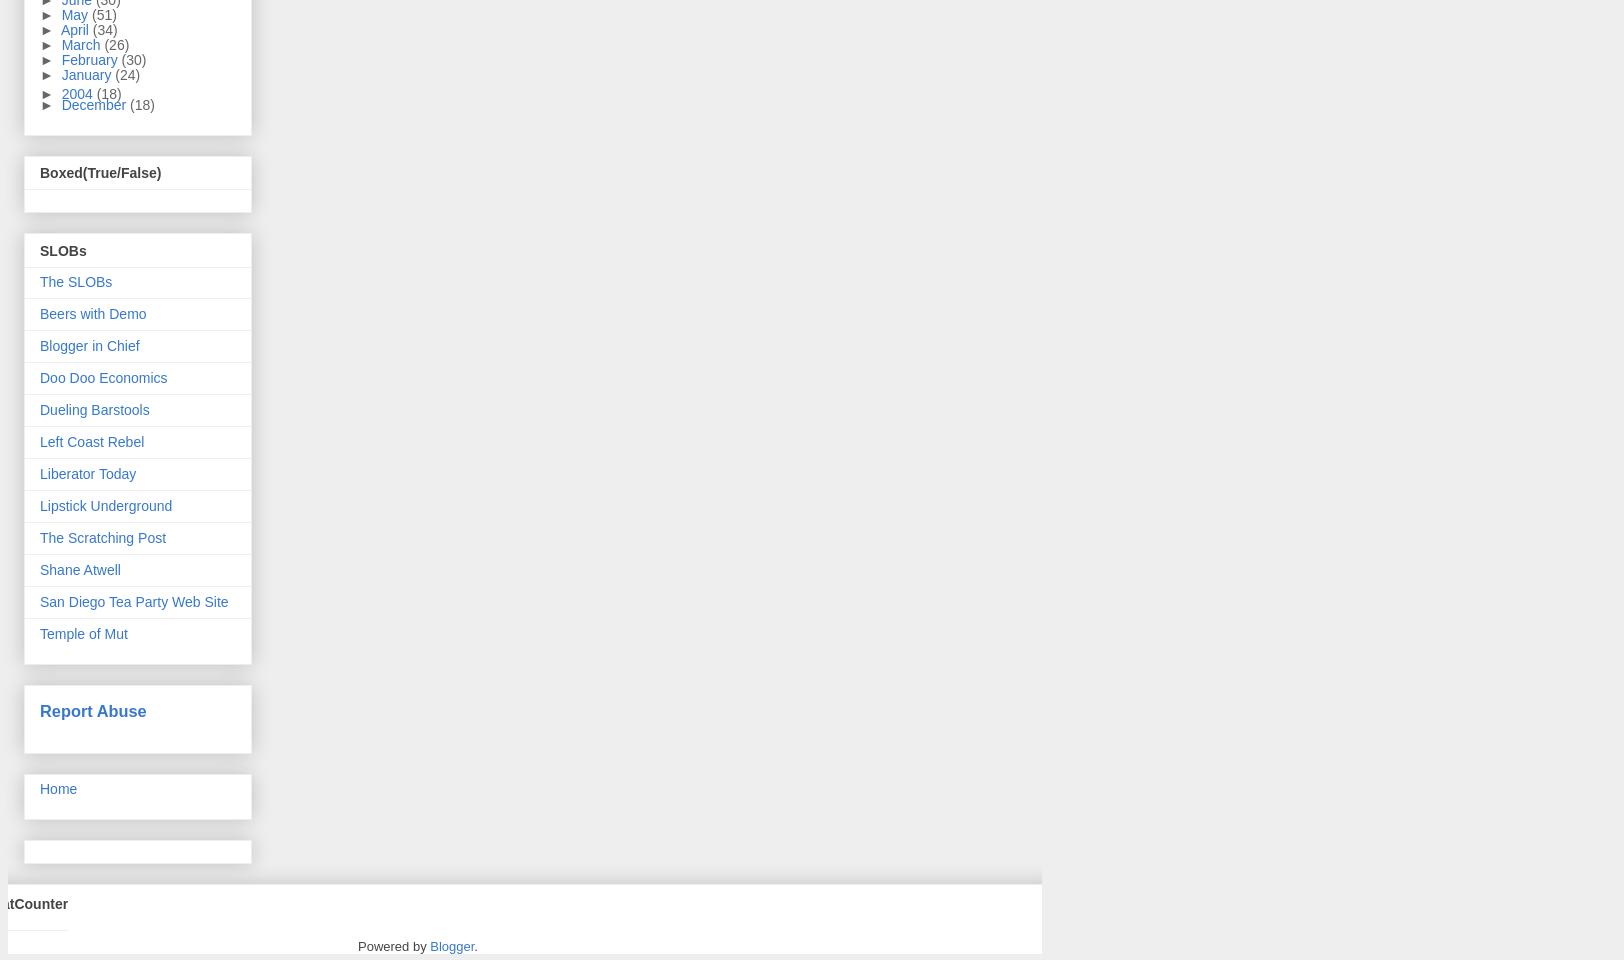 This screenshot has height=960, width=1624. What do you see at coordinates (103, 375) in the screenshot?
I see `'Doo Doo Economics'` at bounding box center [103, 375].